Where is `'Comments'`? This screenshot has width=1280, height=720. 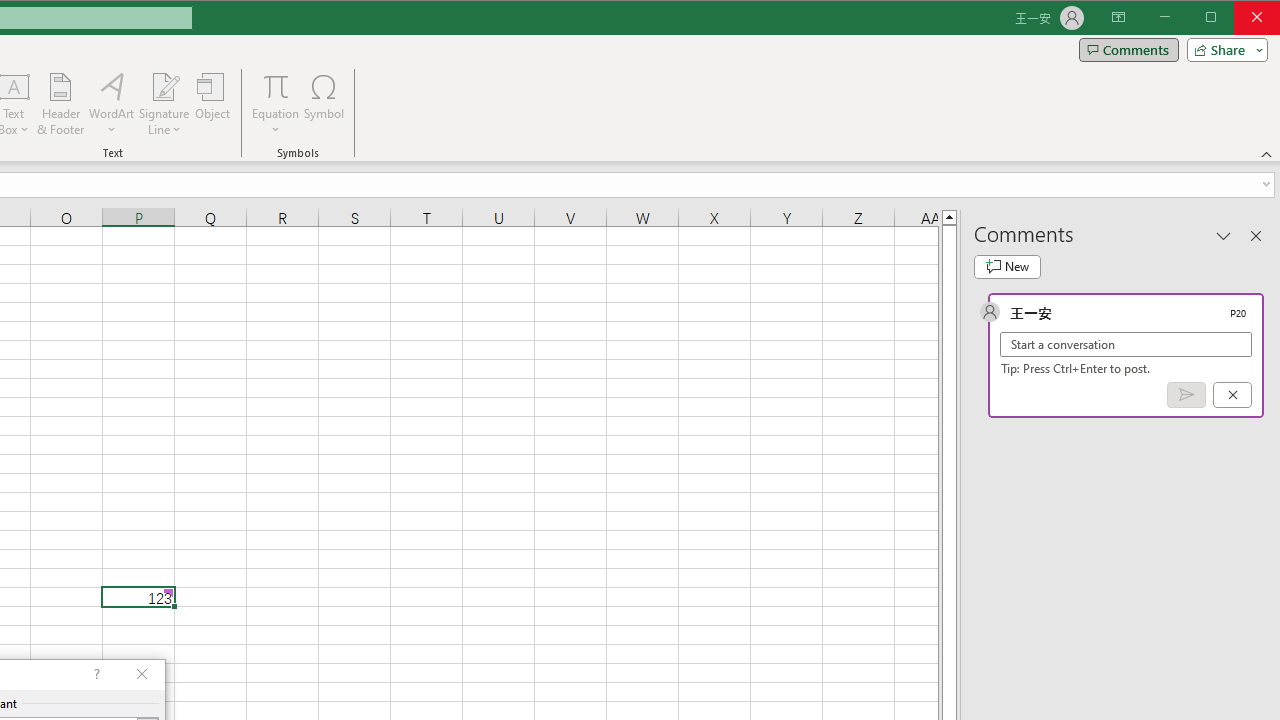 'Comments' is located at coordinates (1128, 49).